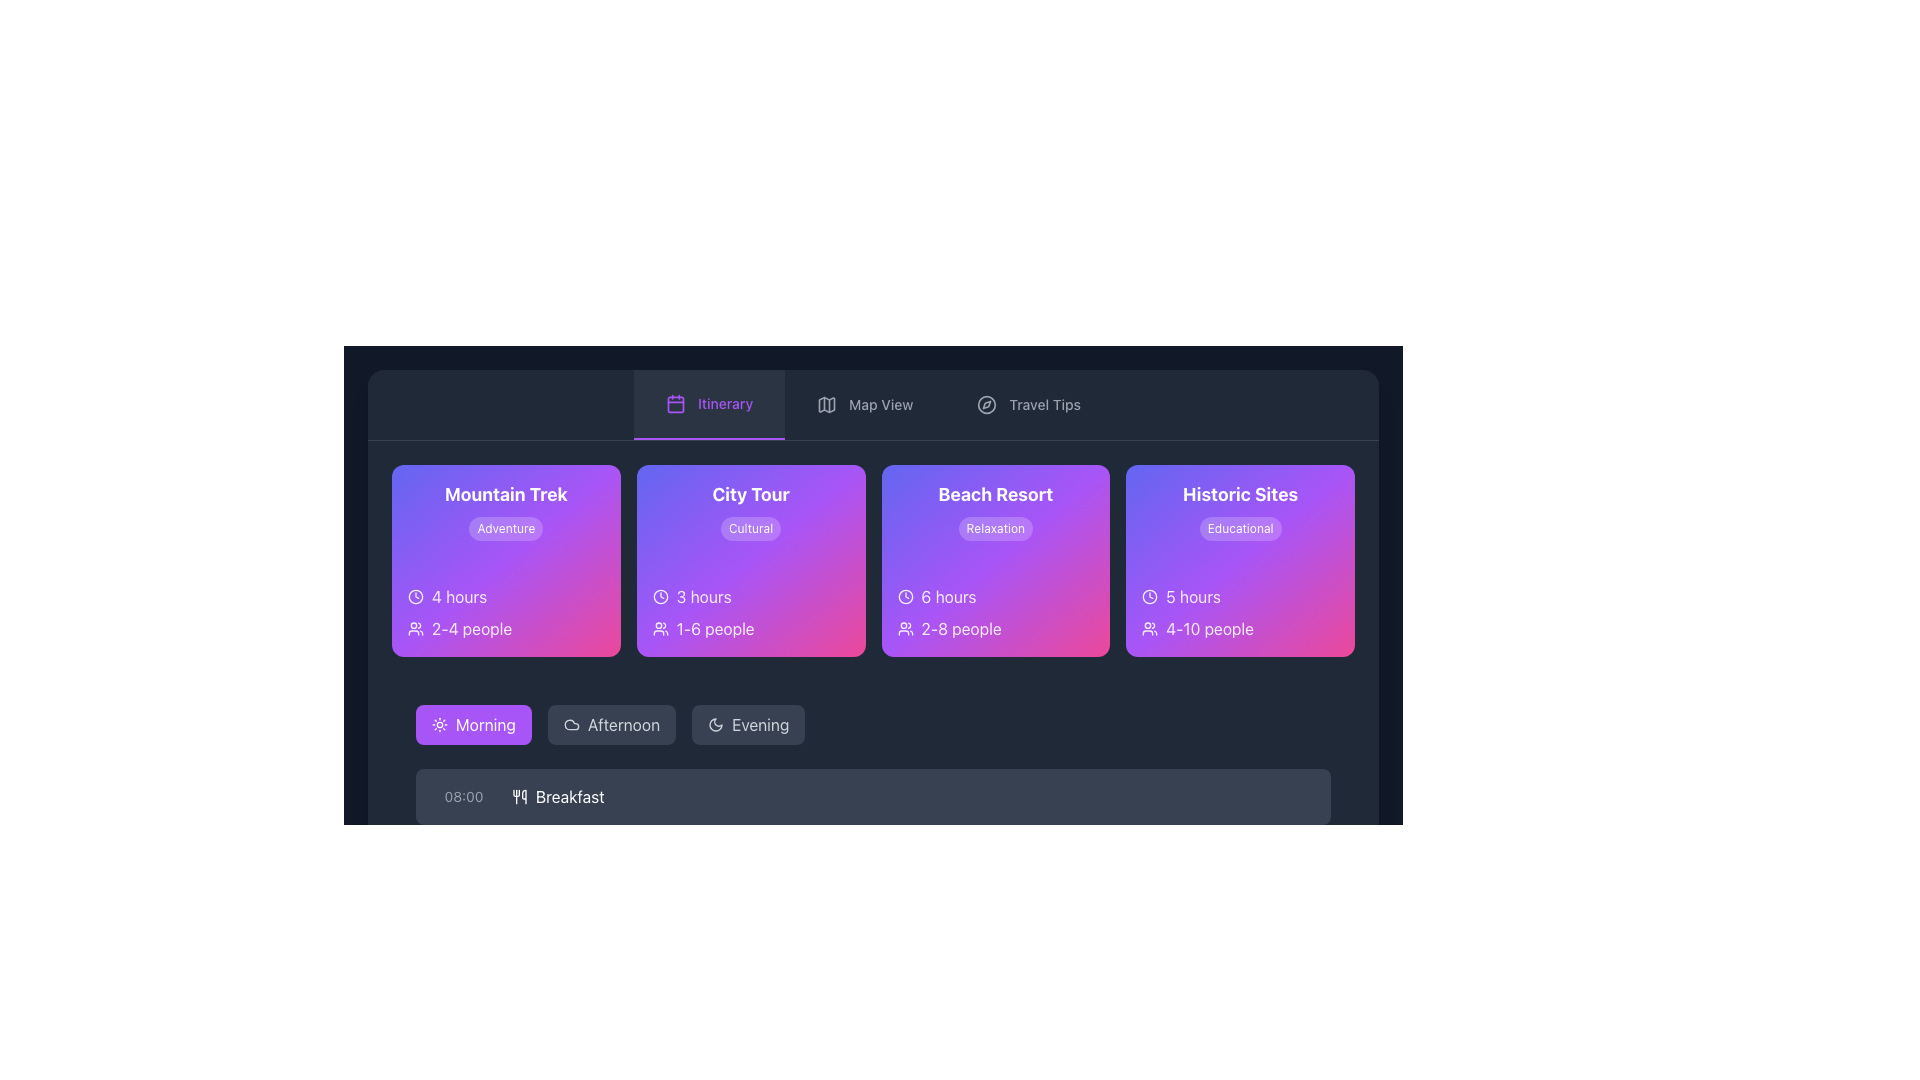 Image resolution: width=1920 pixels, height=1080 pixels. I want to click on the text label reading '2-8 people' with a user icon on its left, located in the lower portion of the 'Beach Resort' card, below the '6 hours' label, so click(995, 627).